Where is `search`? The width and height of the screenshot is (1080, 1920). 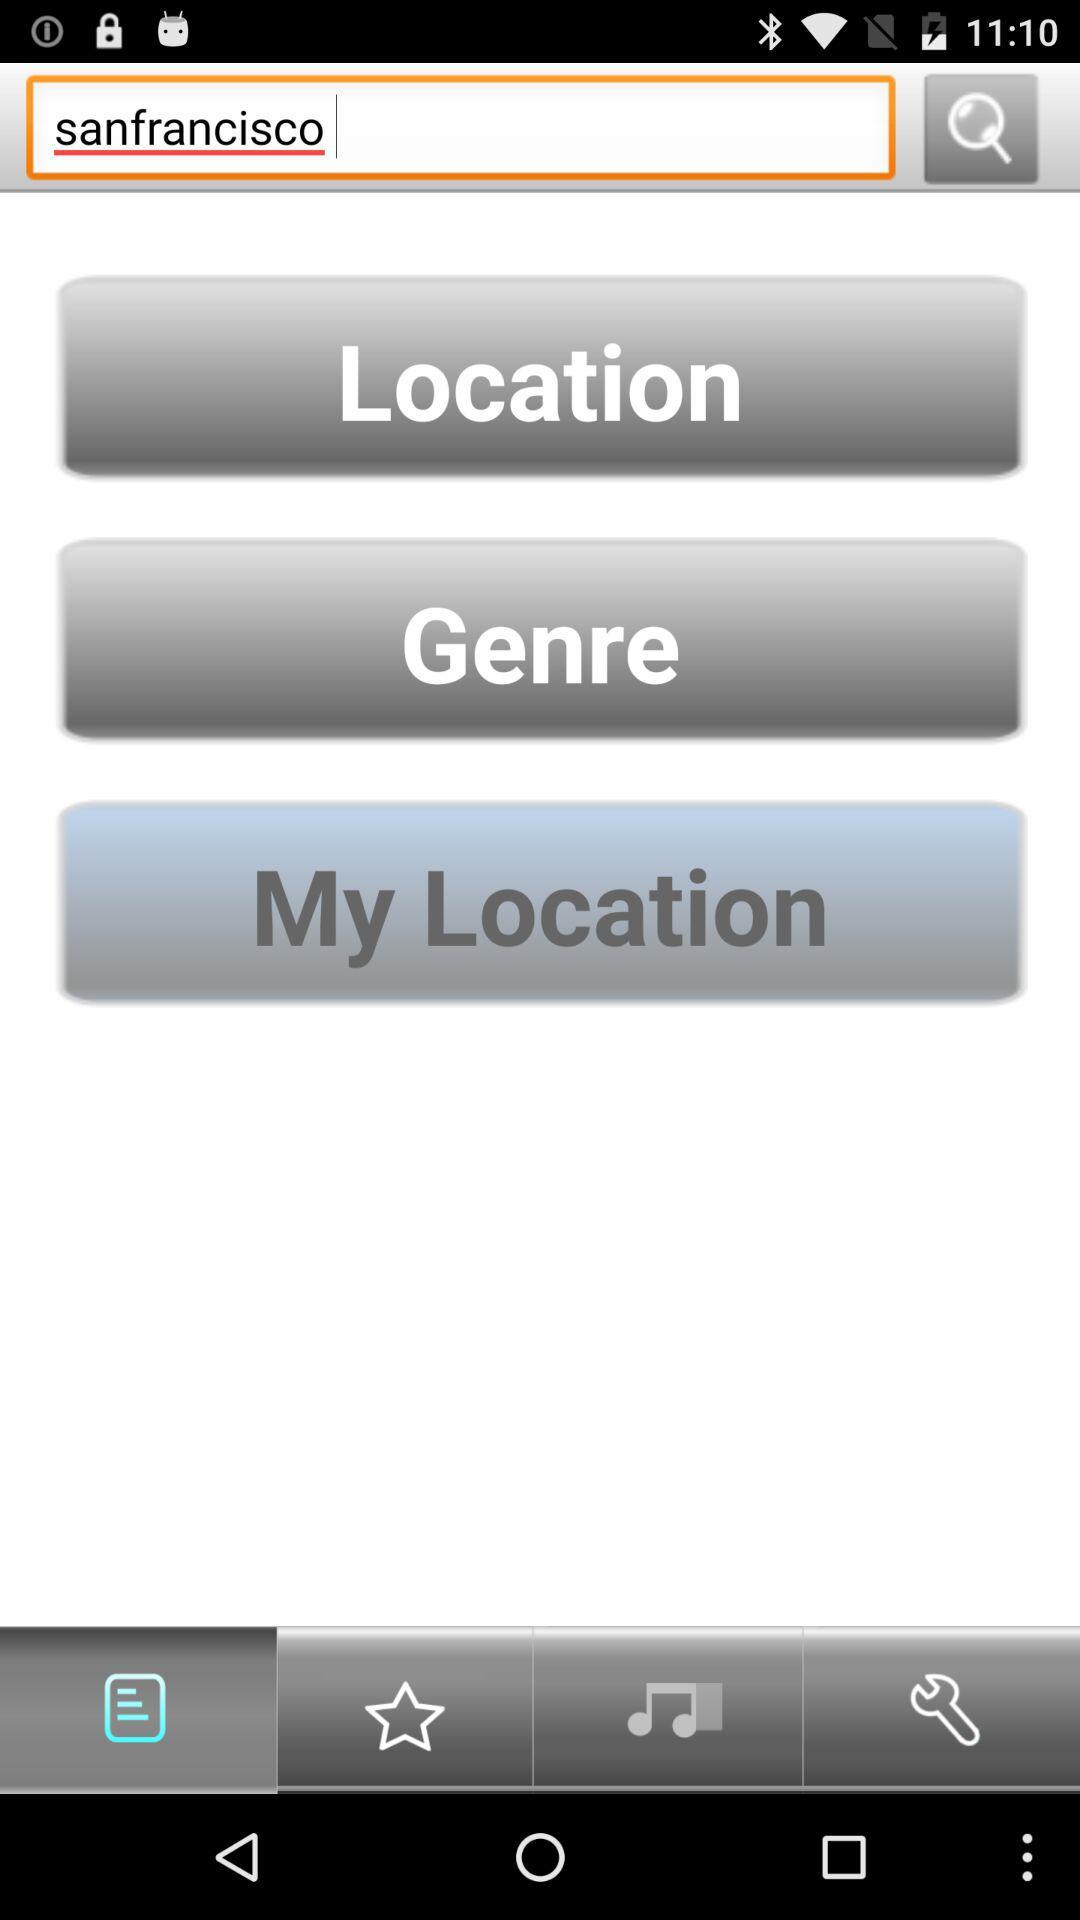
search is located at coordinates (979, 126).